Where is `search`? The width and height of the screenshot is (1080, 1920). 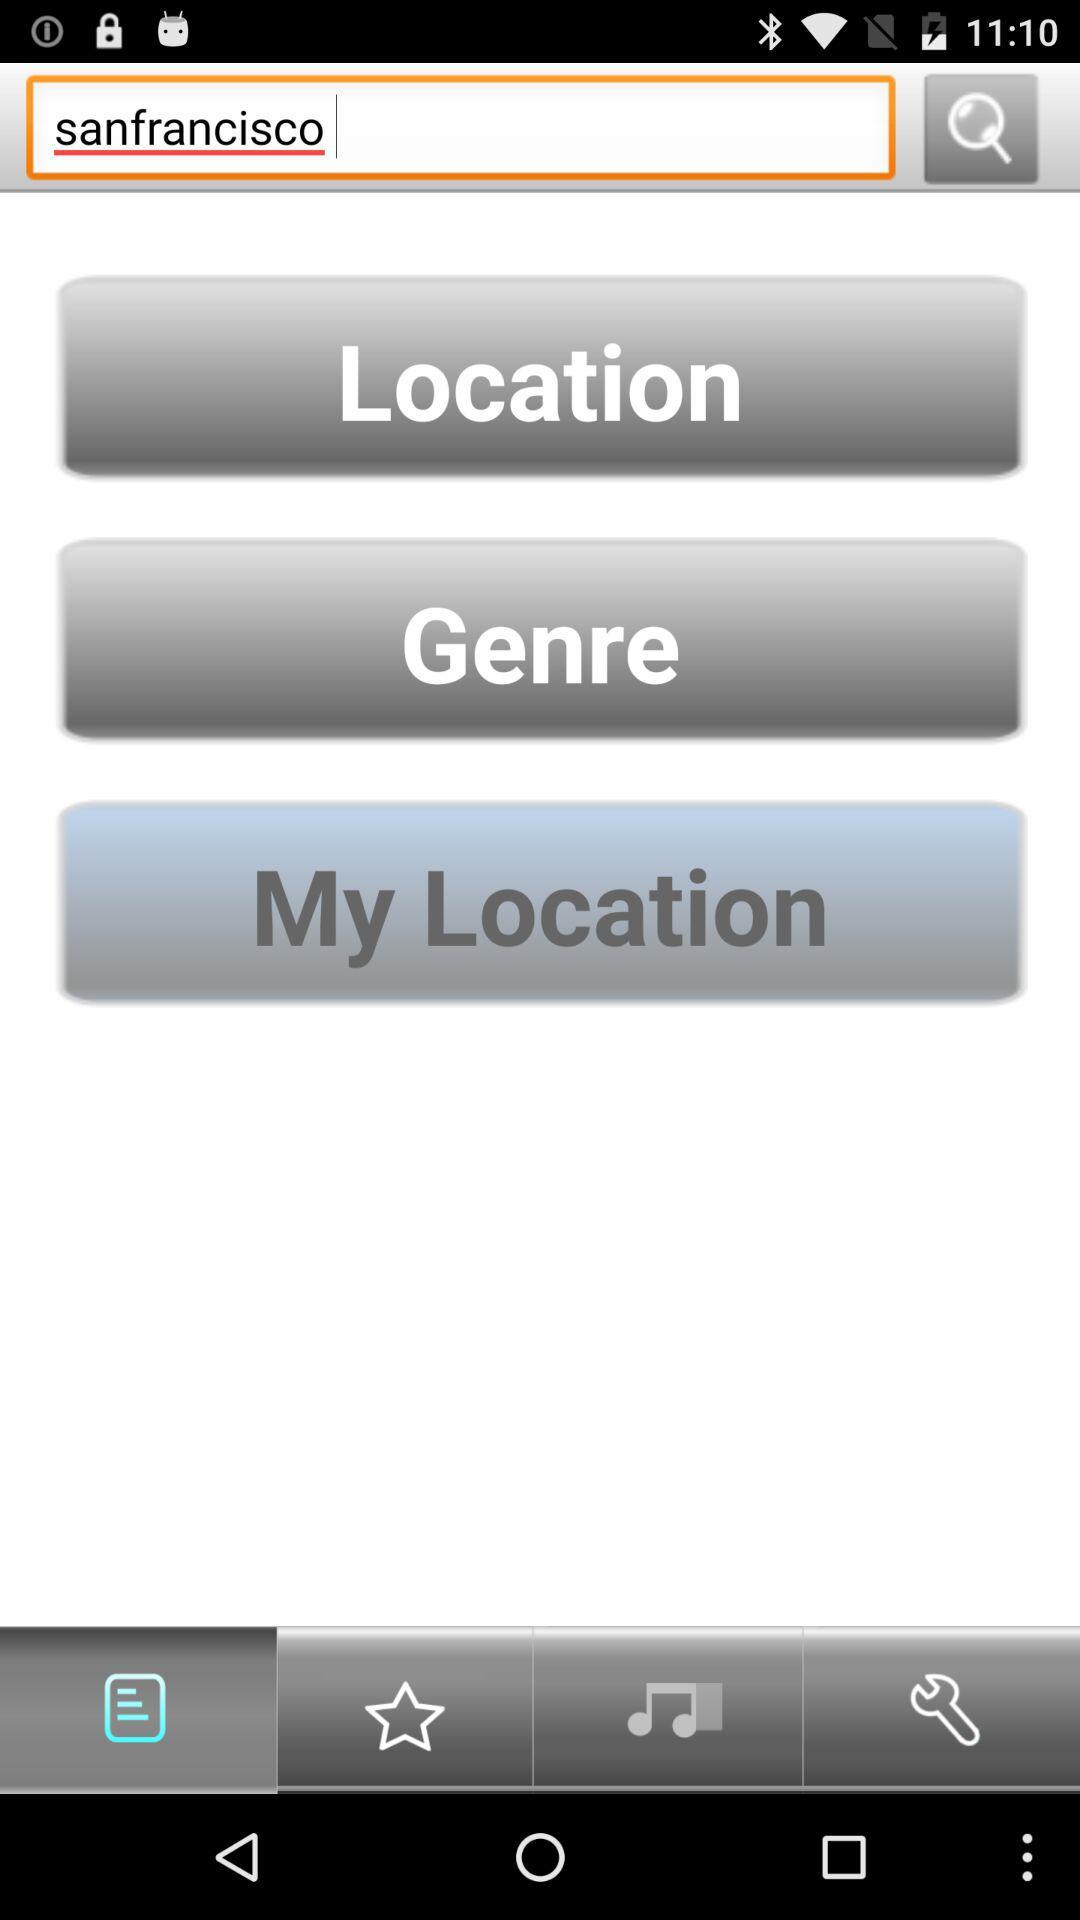
search is located at coordinates (979, 126).